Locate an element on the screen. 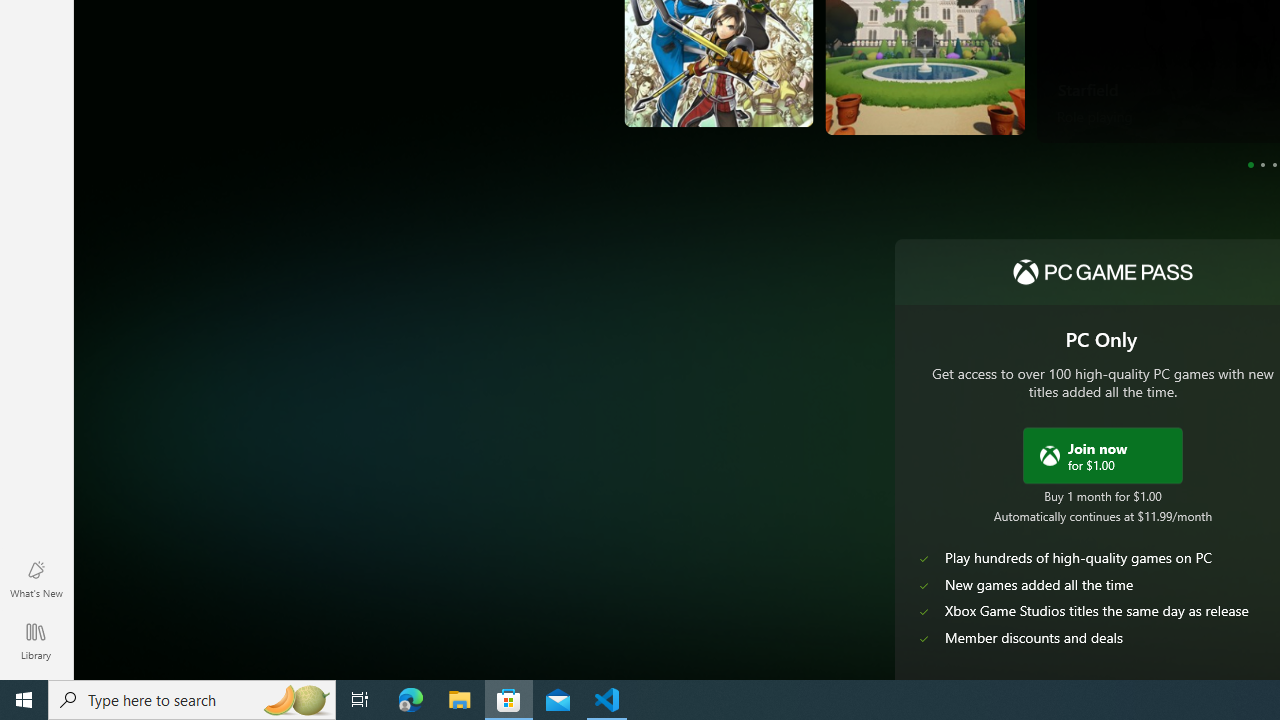 The image size is (1280, 720). 'Page 2' is located at coordinates (1261, 163).